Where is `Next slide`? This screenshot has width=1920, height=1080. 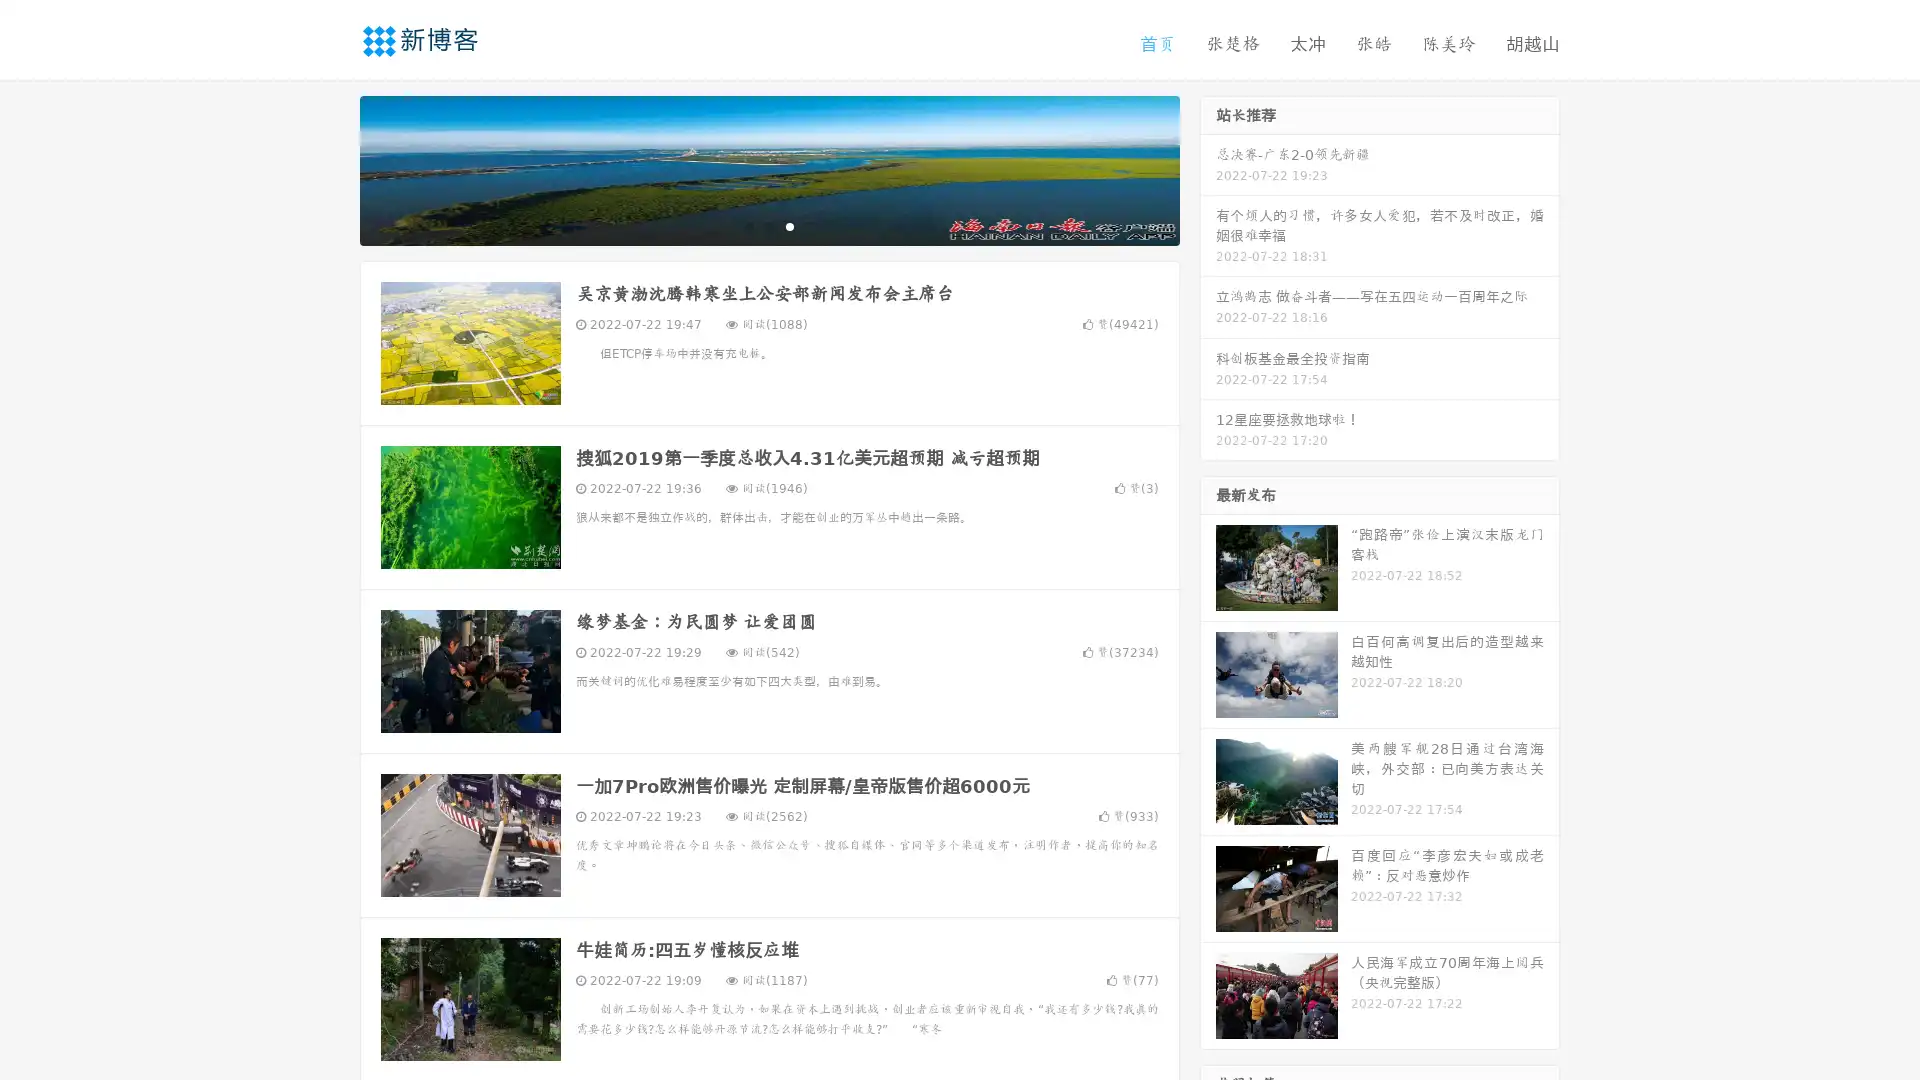
Next slide is located at coordinates (1208, 168).